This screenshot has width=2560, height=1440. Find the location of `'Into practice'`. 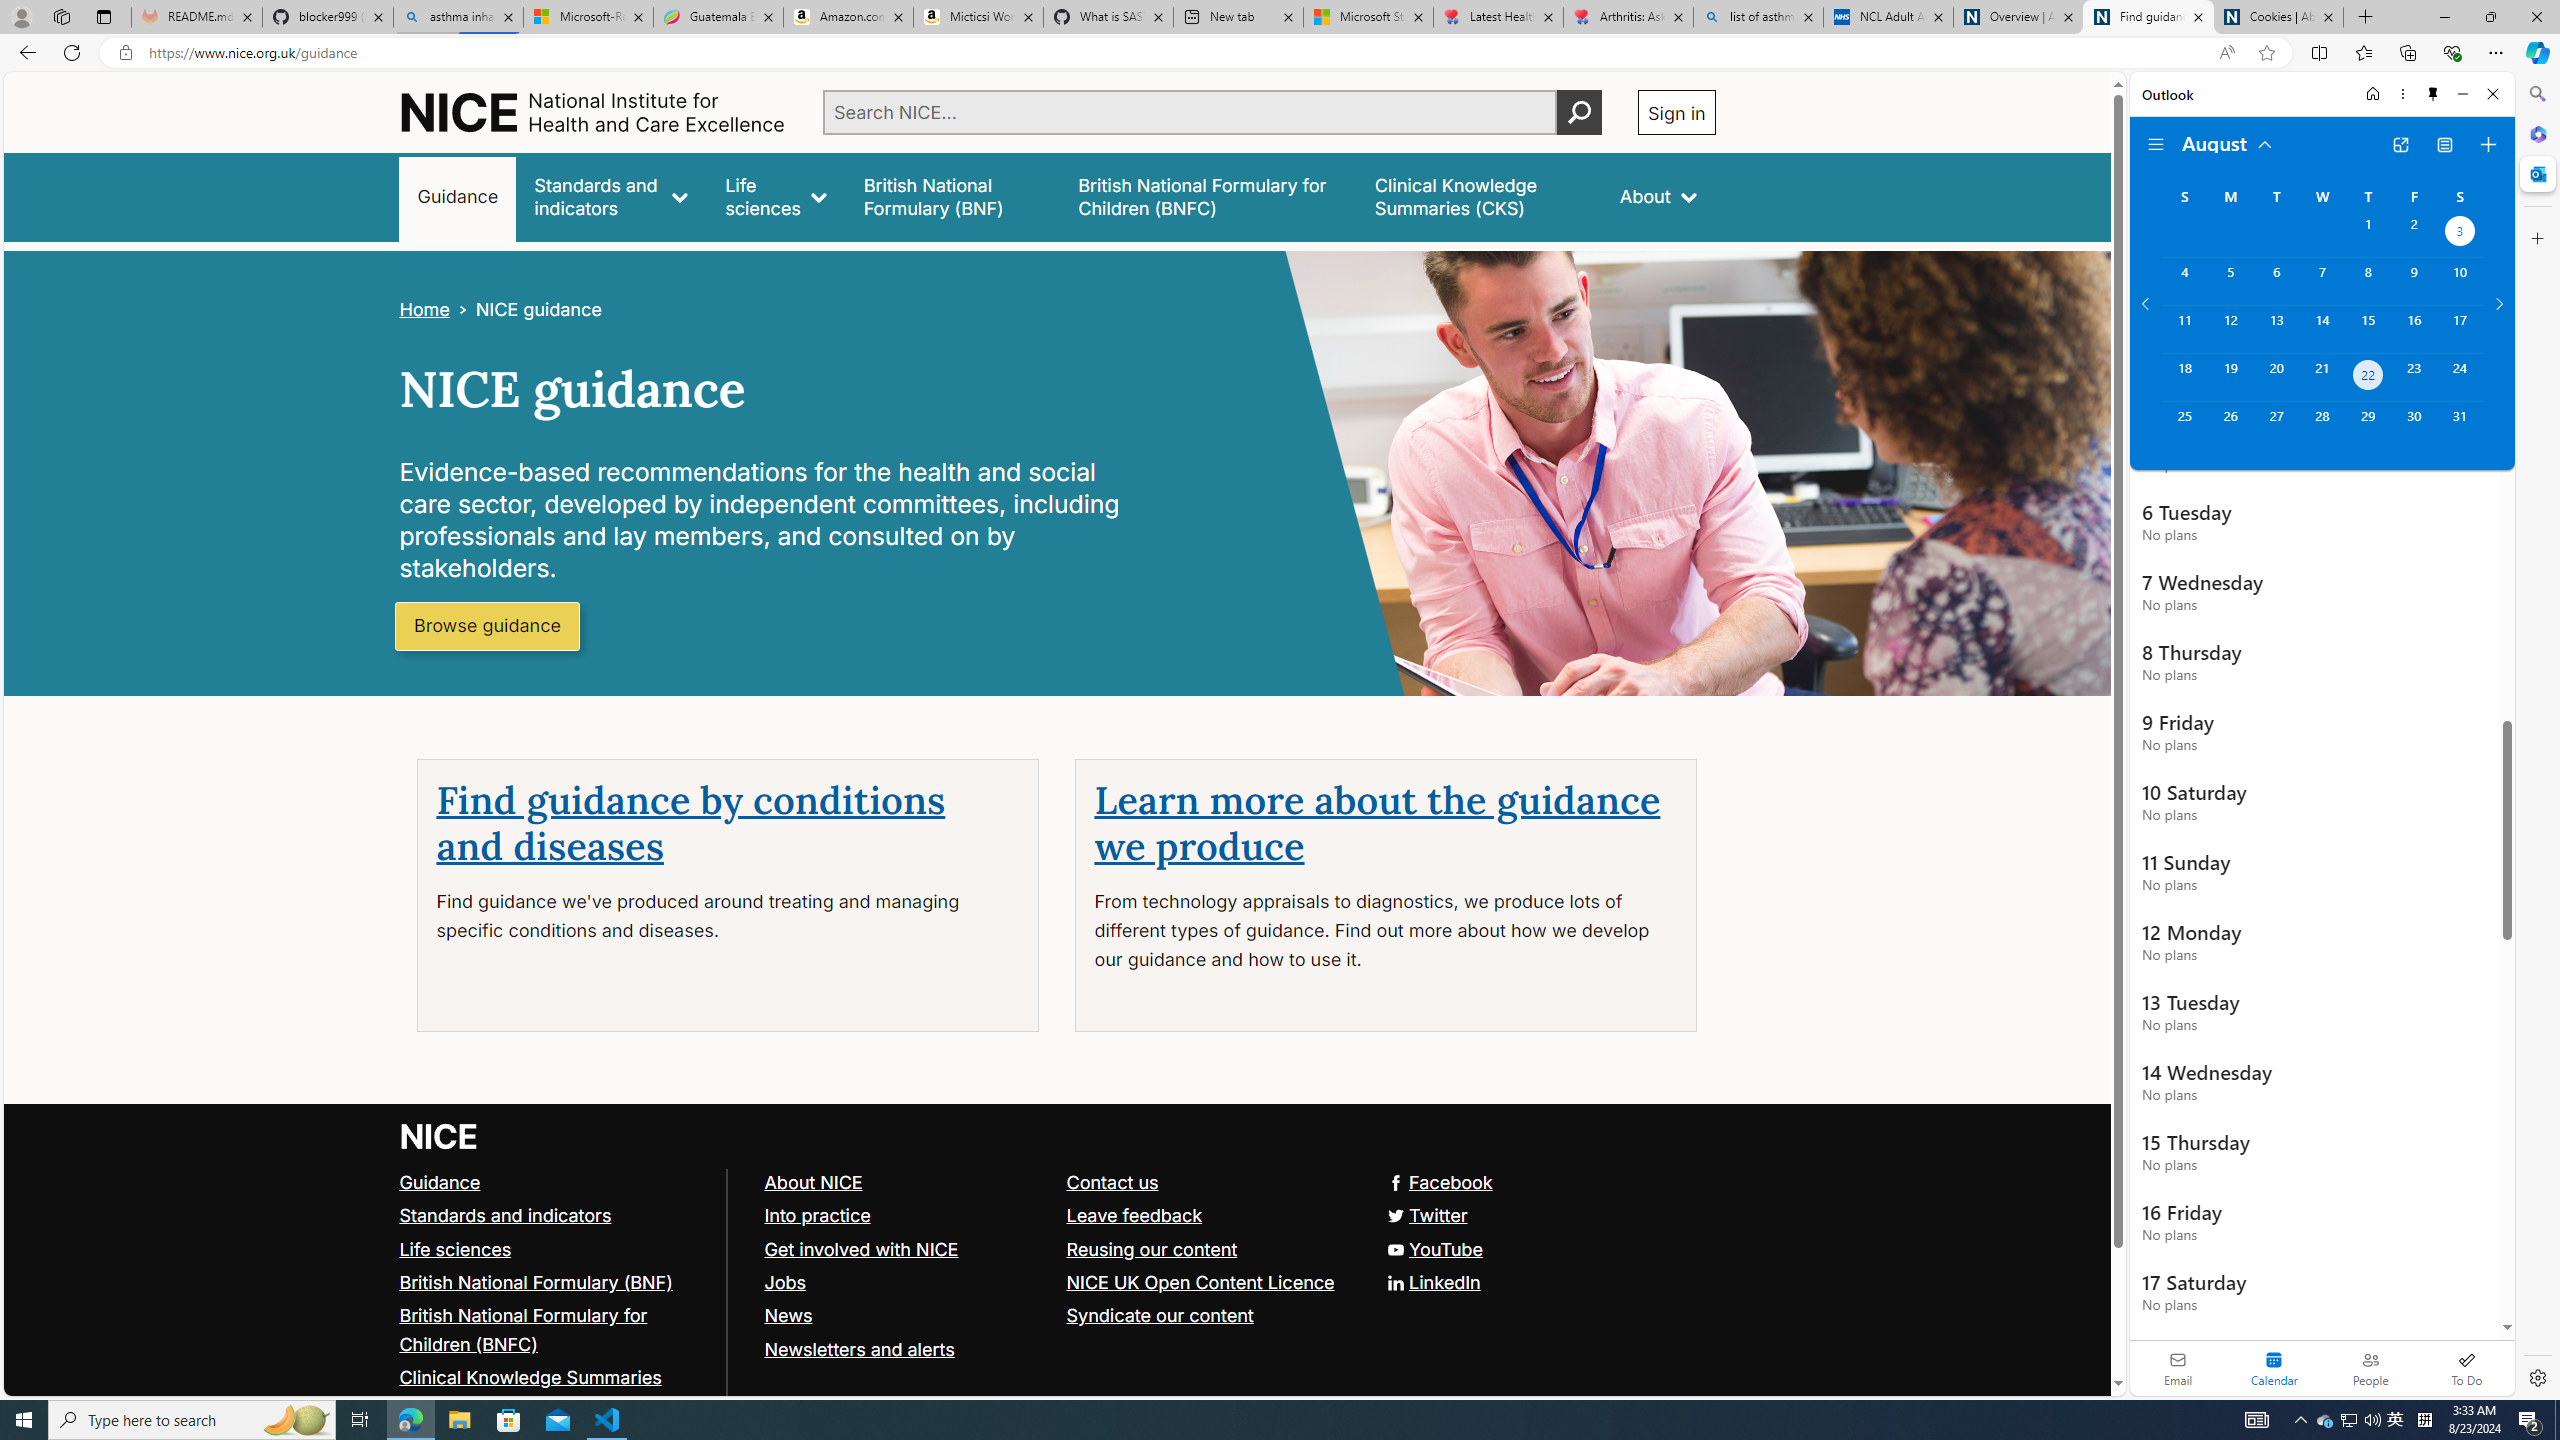

'Into practice' is located at coordinates (815, 1214).